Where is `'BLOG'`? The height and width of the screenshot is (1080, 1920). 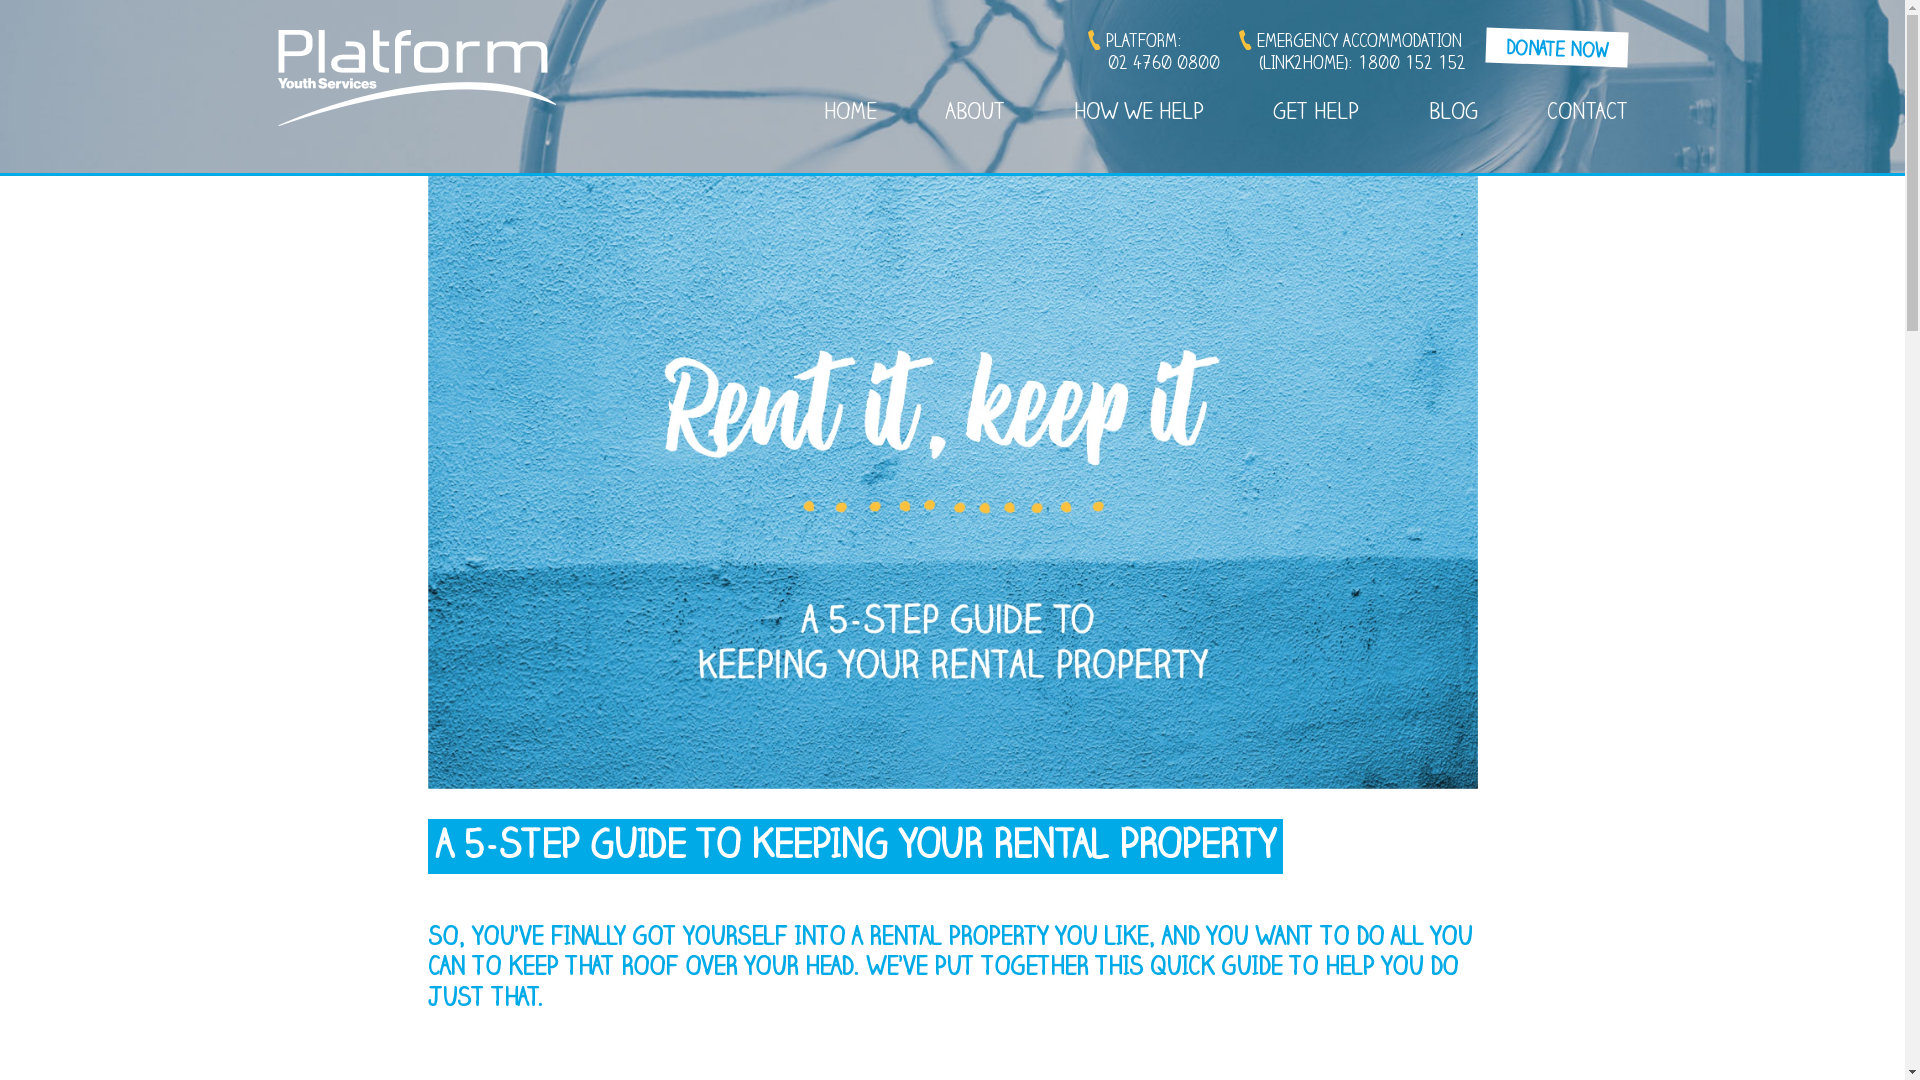 'BLOG' is located at coordinates (1452, 115).